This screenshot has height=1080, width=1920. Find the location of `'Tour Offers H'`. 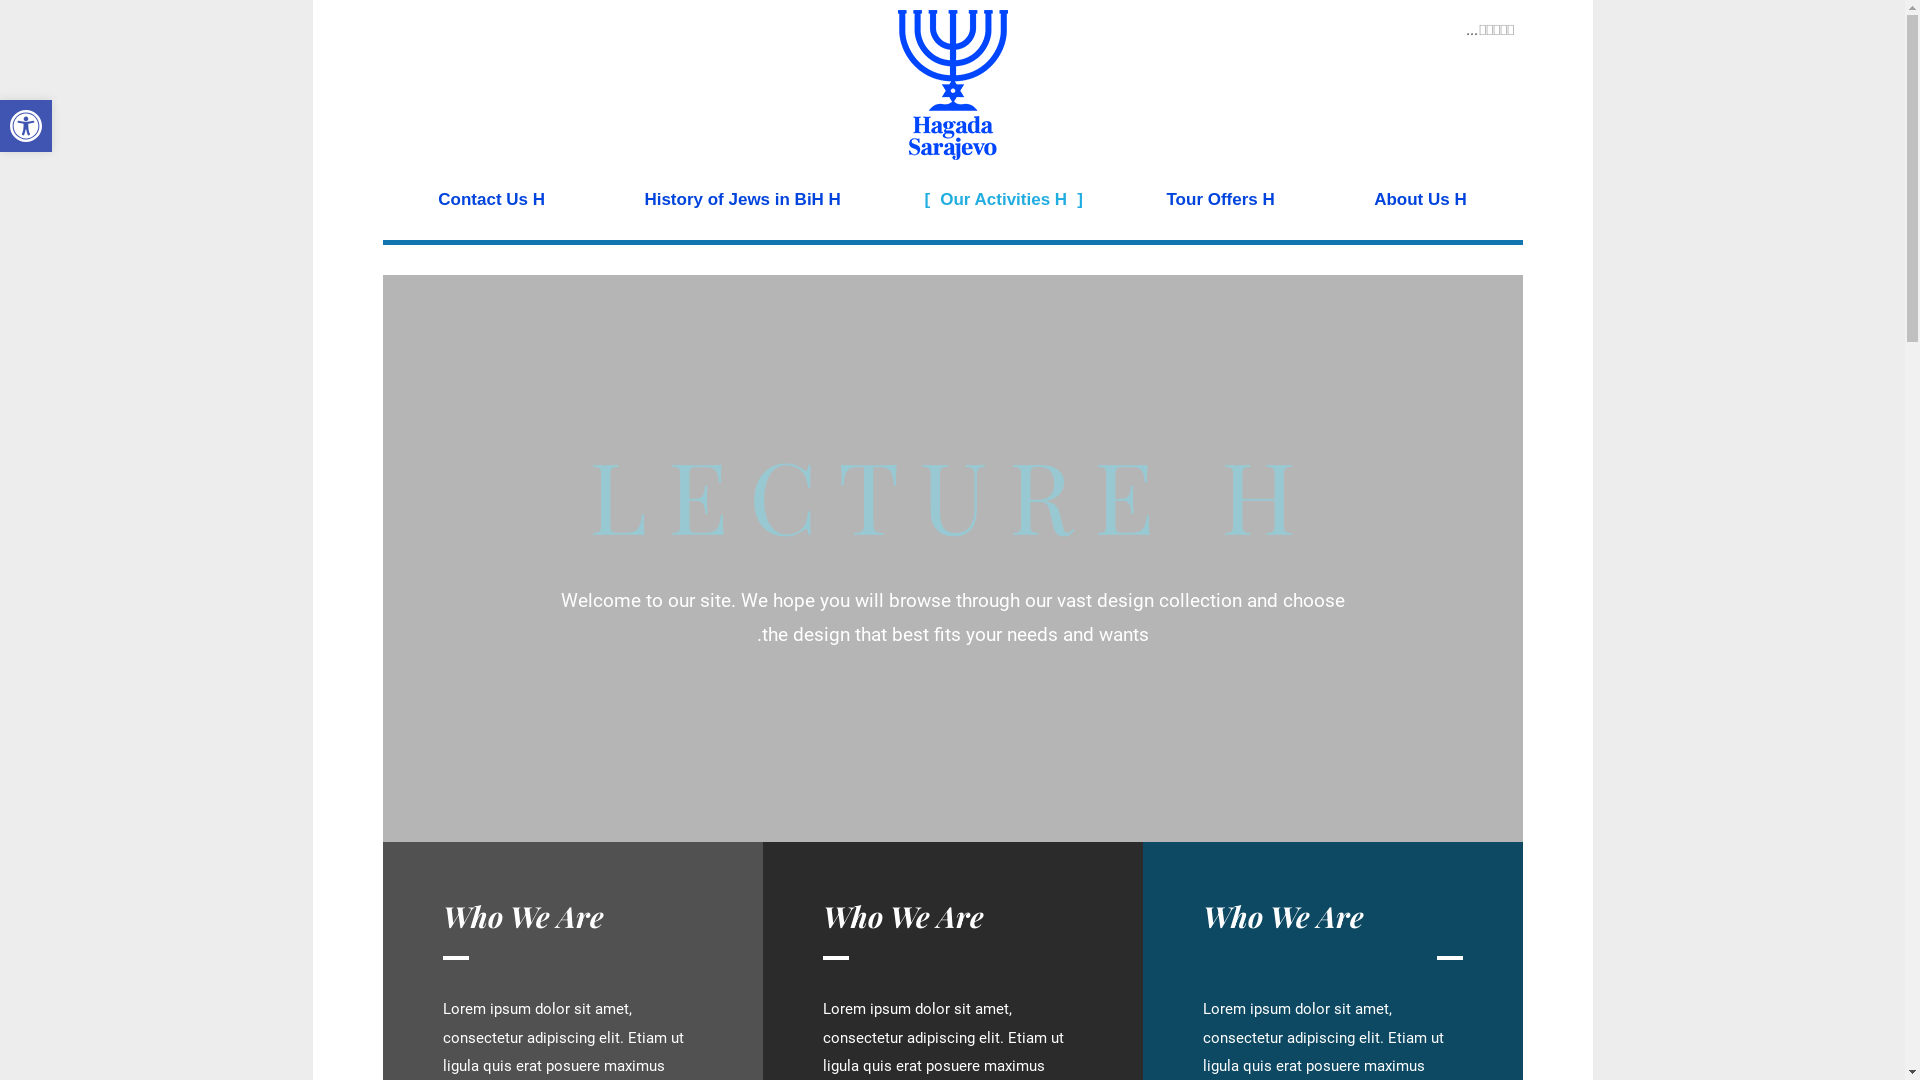

'Tour Offers H' is located at coordinates (1116, 200).